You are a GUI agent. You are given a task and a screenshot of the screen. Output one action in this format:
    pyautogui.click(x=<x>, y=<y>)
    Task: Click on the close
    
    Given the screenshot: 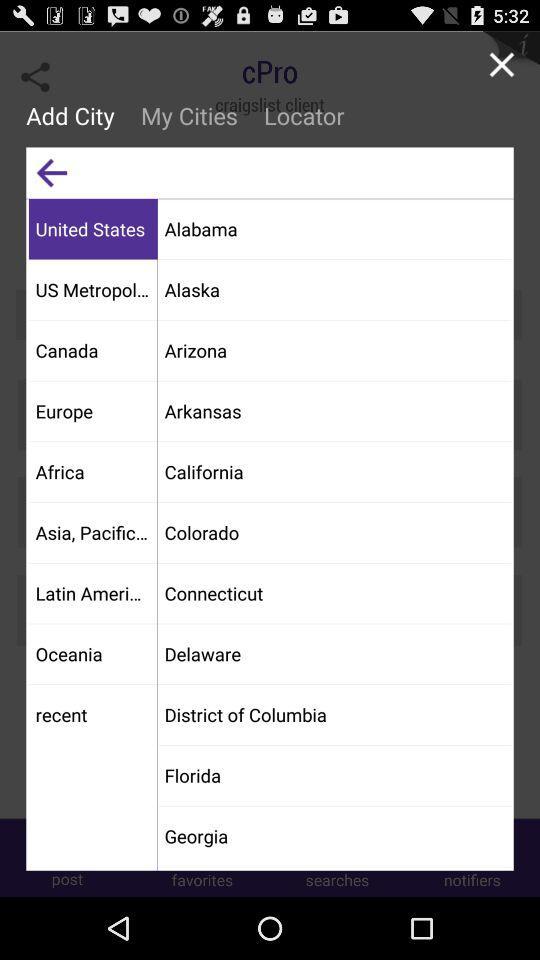 What is the action you would take?
    pyautogui.click(x=500, y=64)
    